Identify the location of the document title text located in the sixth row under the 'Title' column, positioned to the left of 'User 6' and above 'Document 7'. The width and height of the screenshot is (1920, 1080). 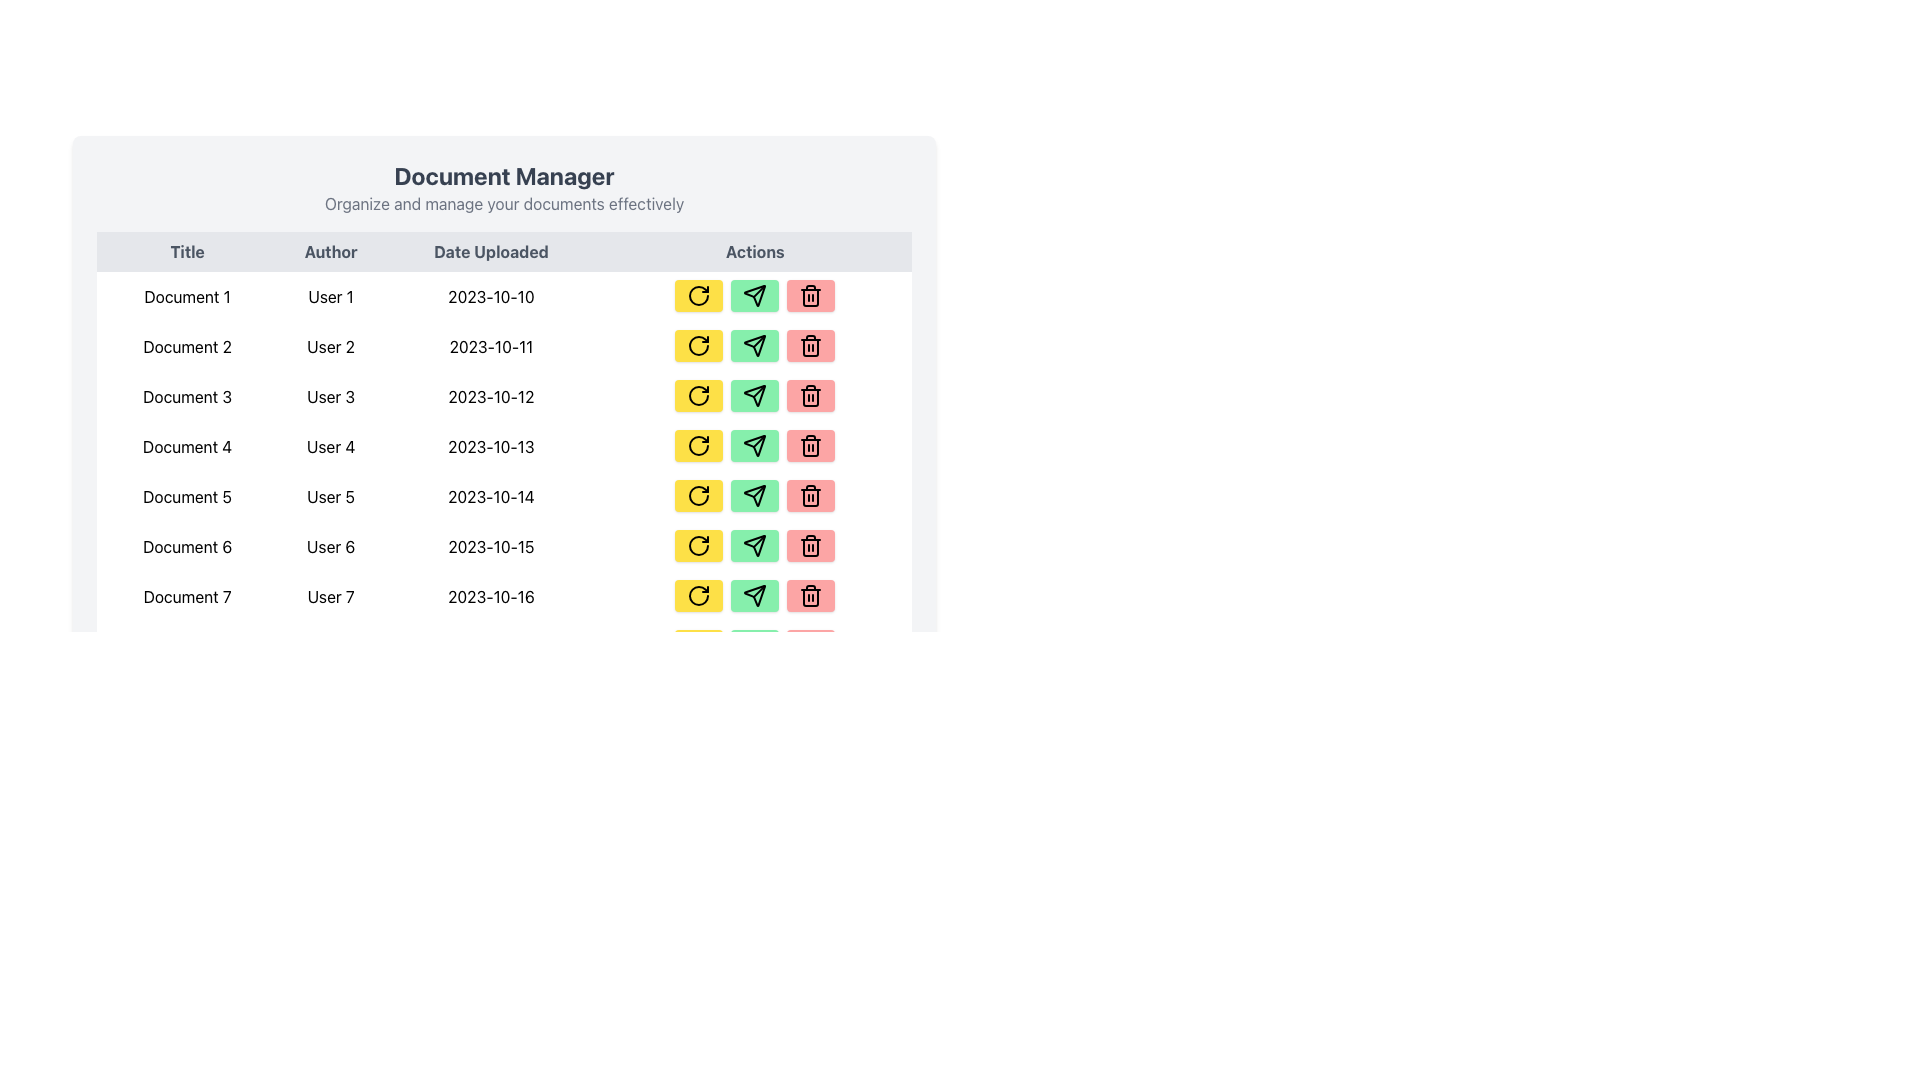
(187, 547).